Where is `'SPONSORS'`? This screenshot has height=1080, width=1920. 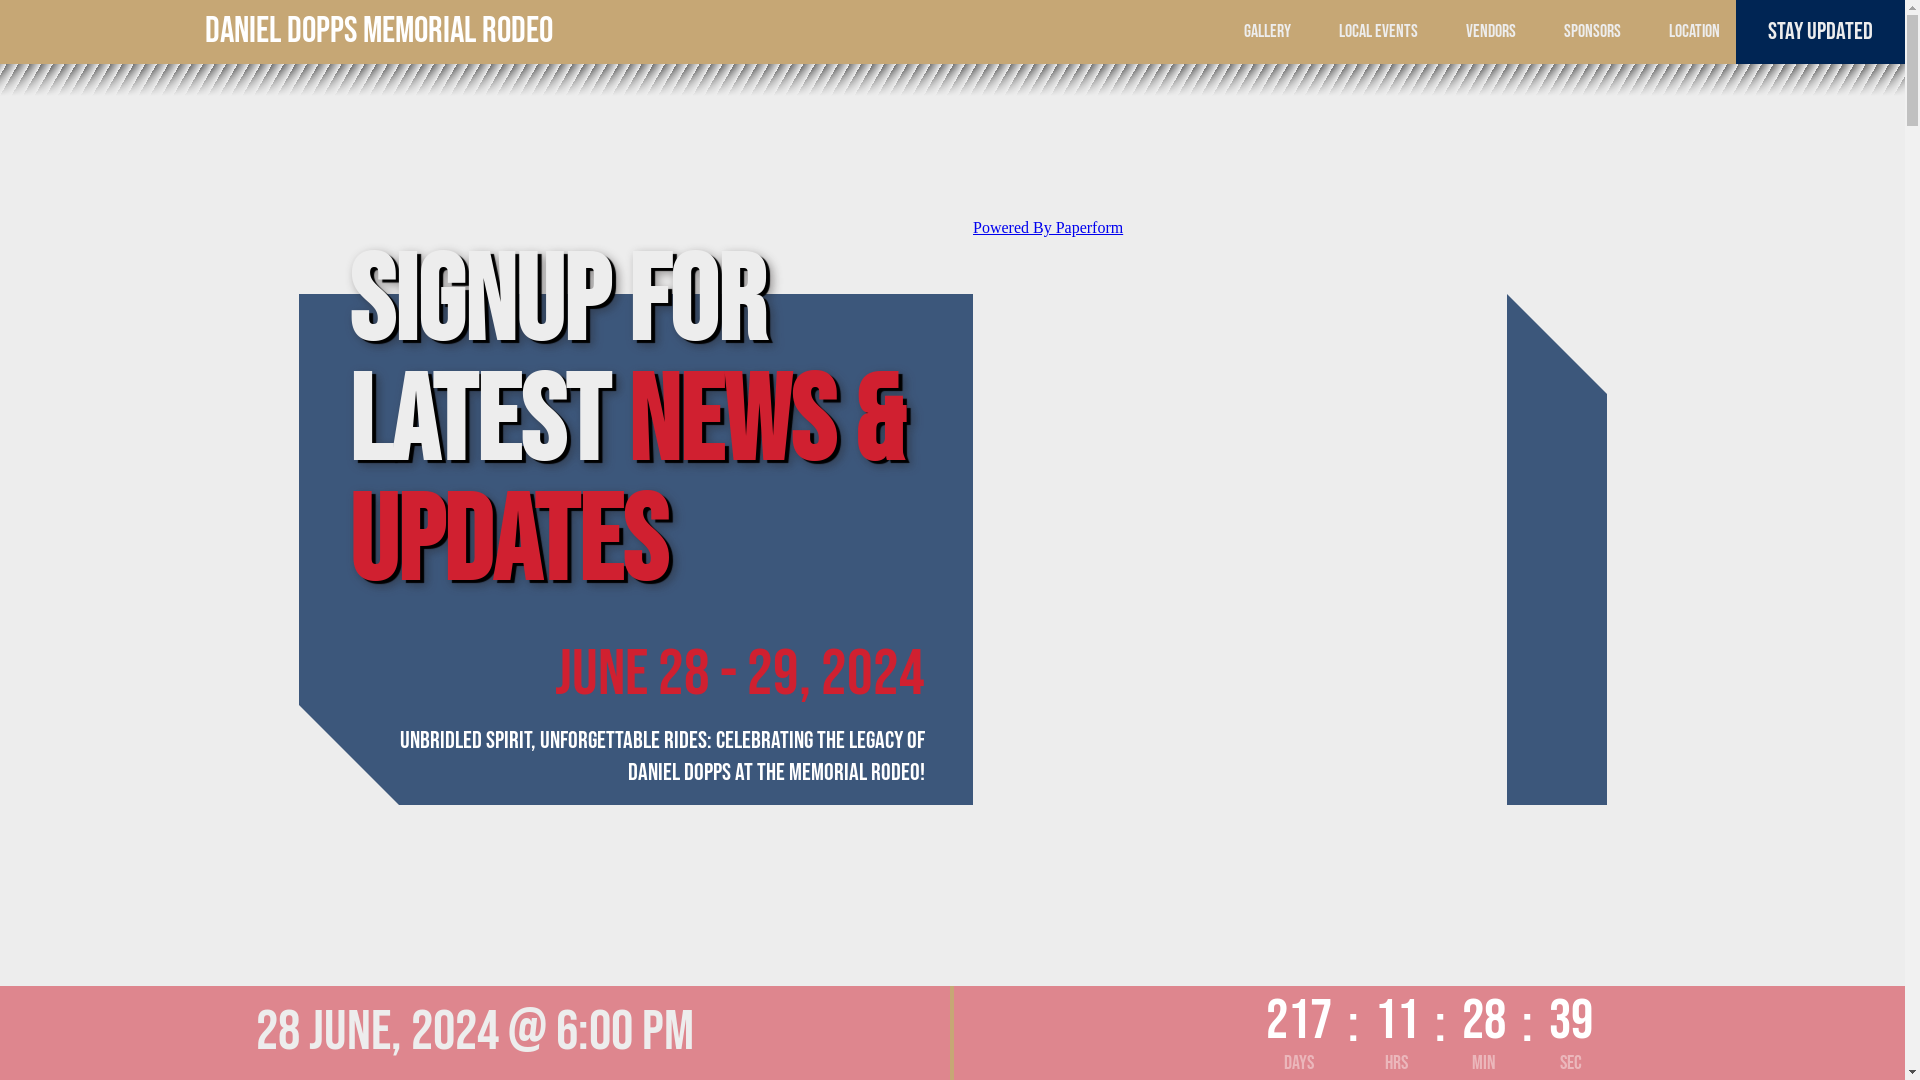 'SPONSORS' is located at coordinates (1591, 31).